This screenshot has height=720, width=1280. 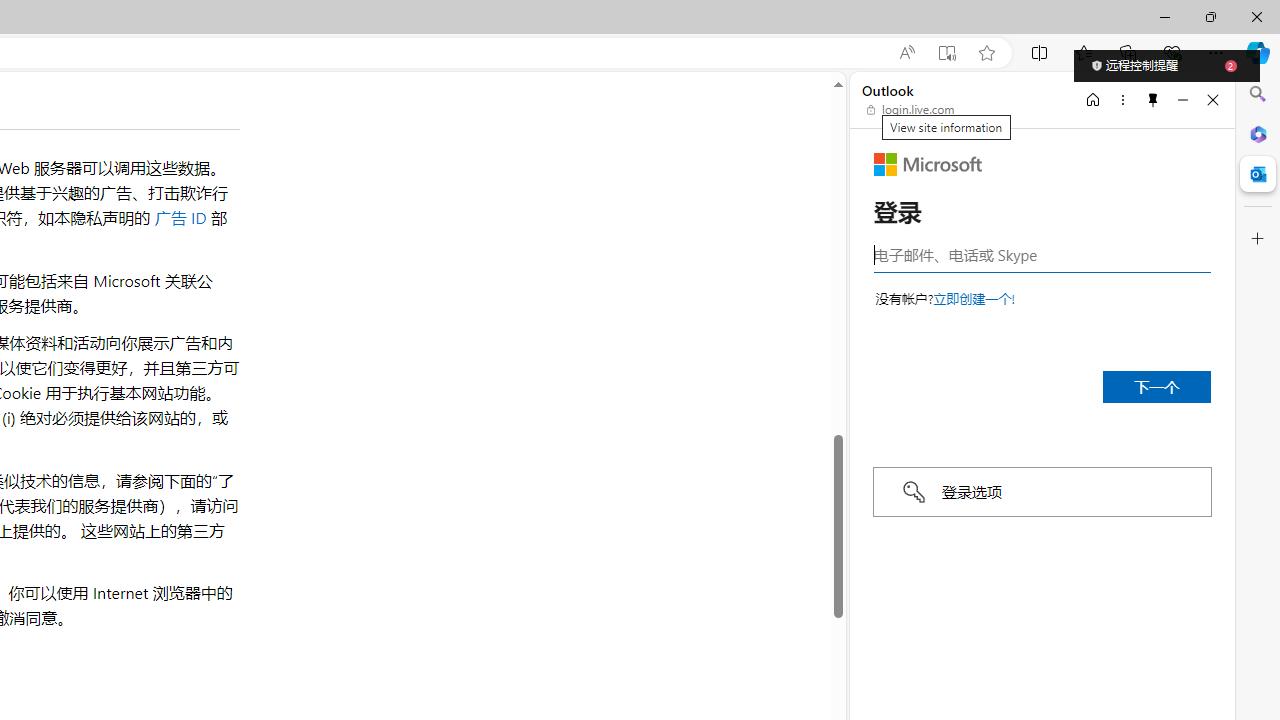 I want to click on 'Unpin side pane', so click(x=1153, y=99).